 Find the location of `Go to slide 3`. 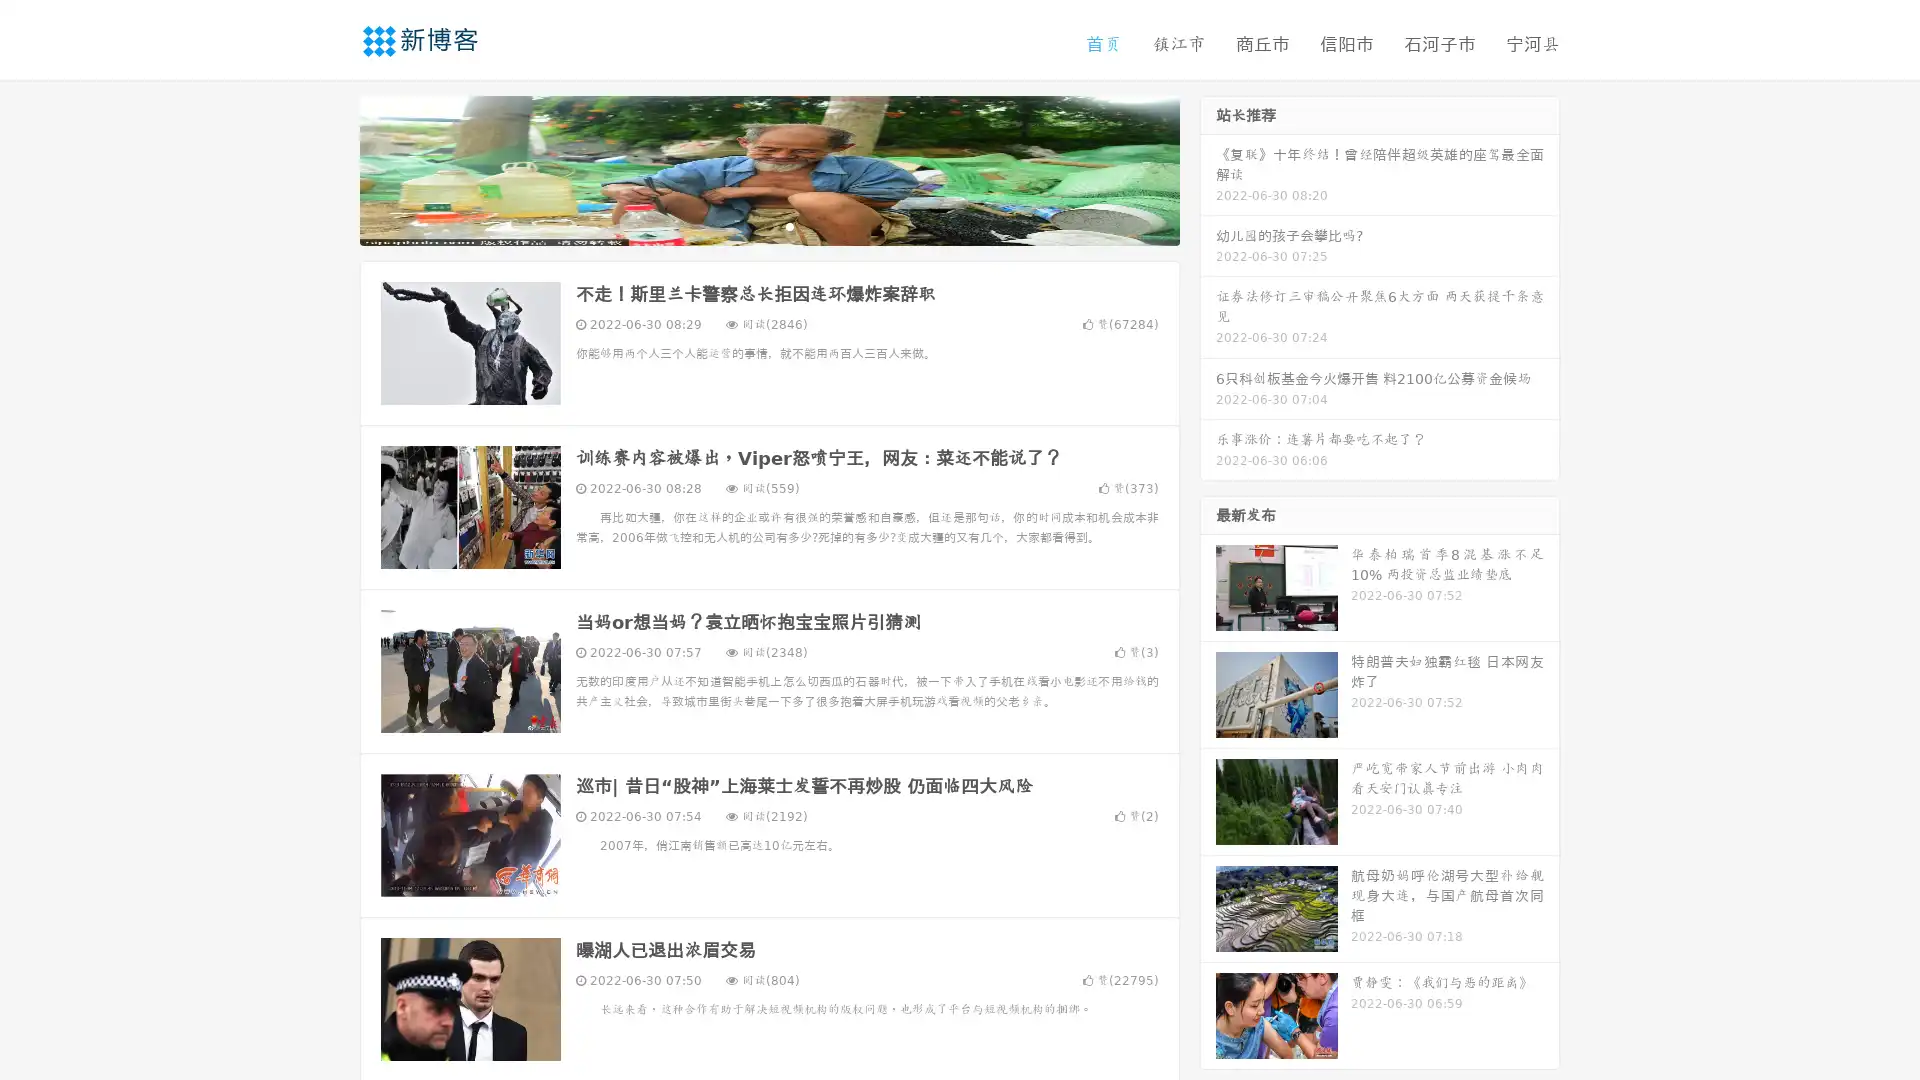

Go to slide 3 is located at coordinates (789, 225).